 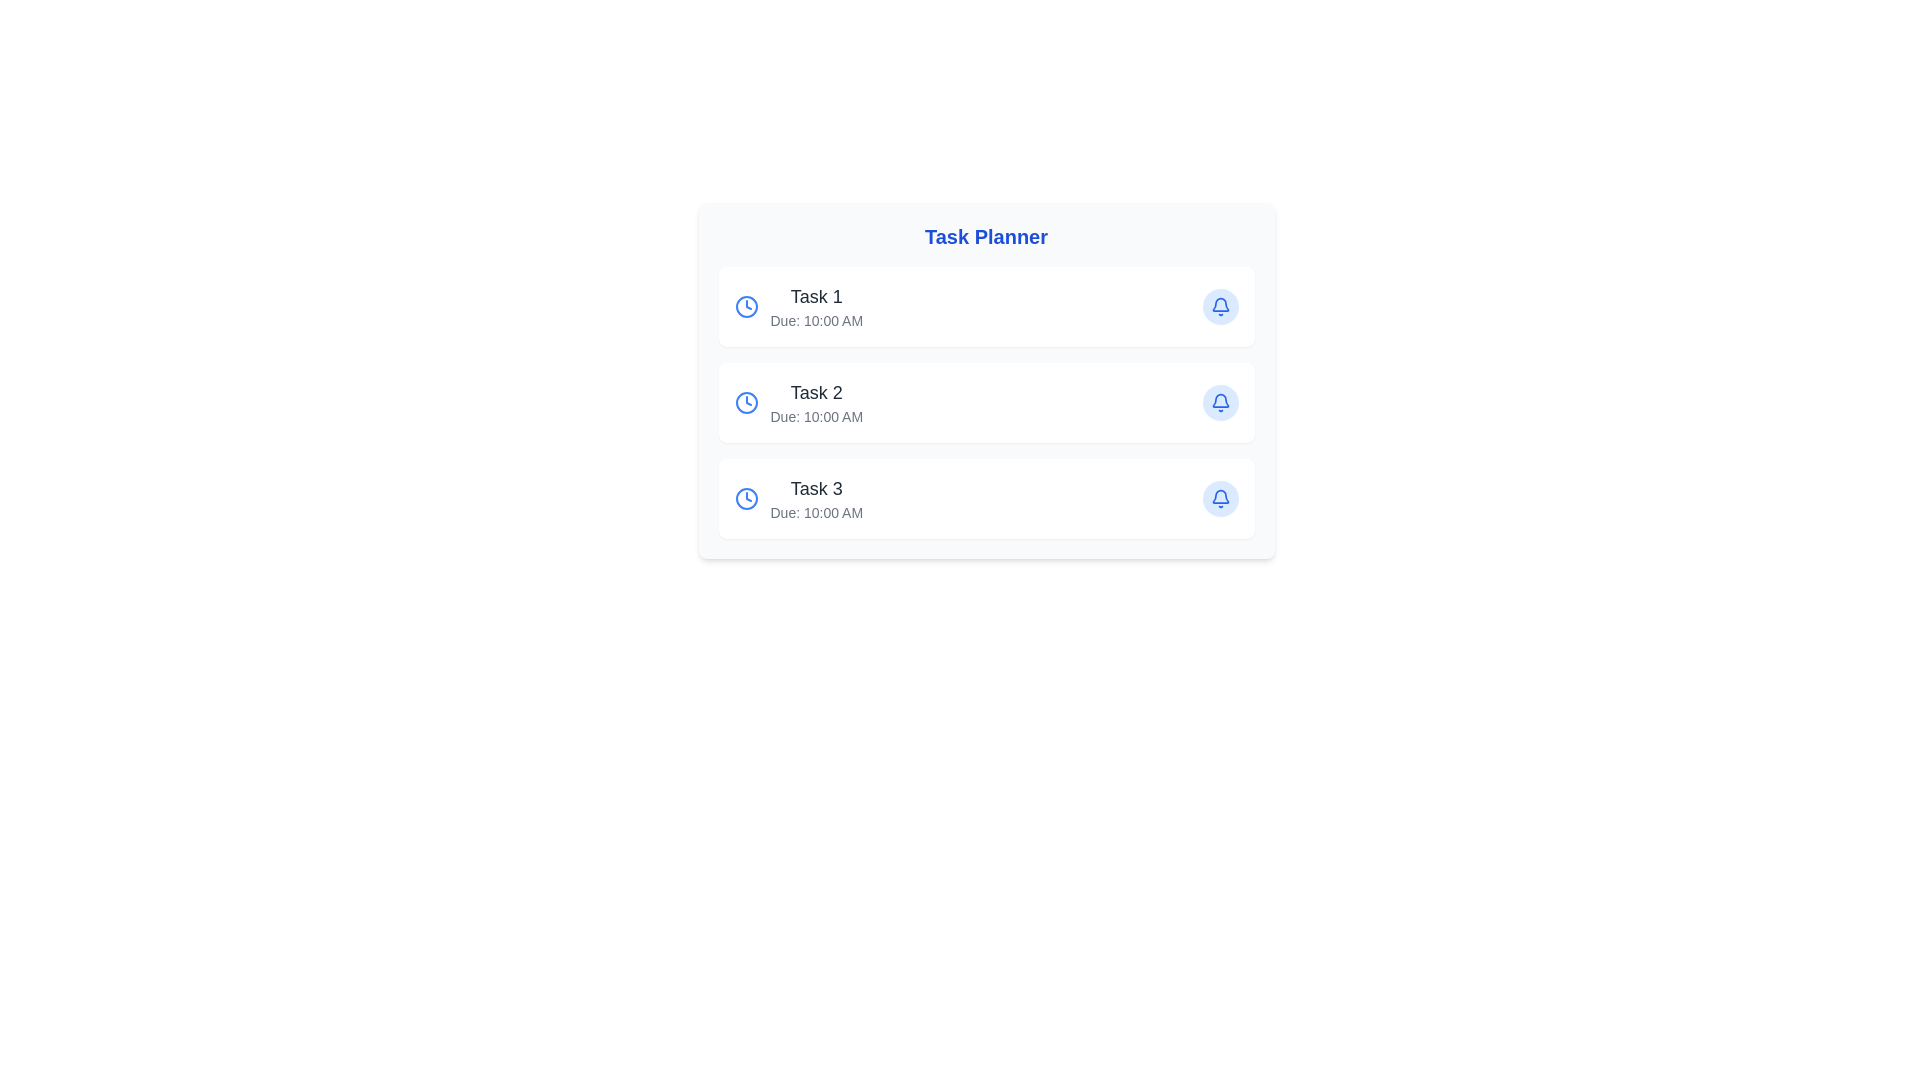 I want to click on the clock icon representing the time-related information for the task located to the left of 'Task 1' and 'Due: 10:00 AM' in the first row of the task list, so click(x=745, y=307).